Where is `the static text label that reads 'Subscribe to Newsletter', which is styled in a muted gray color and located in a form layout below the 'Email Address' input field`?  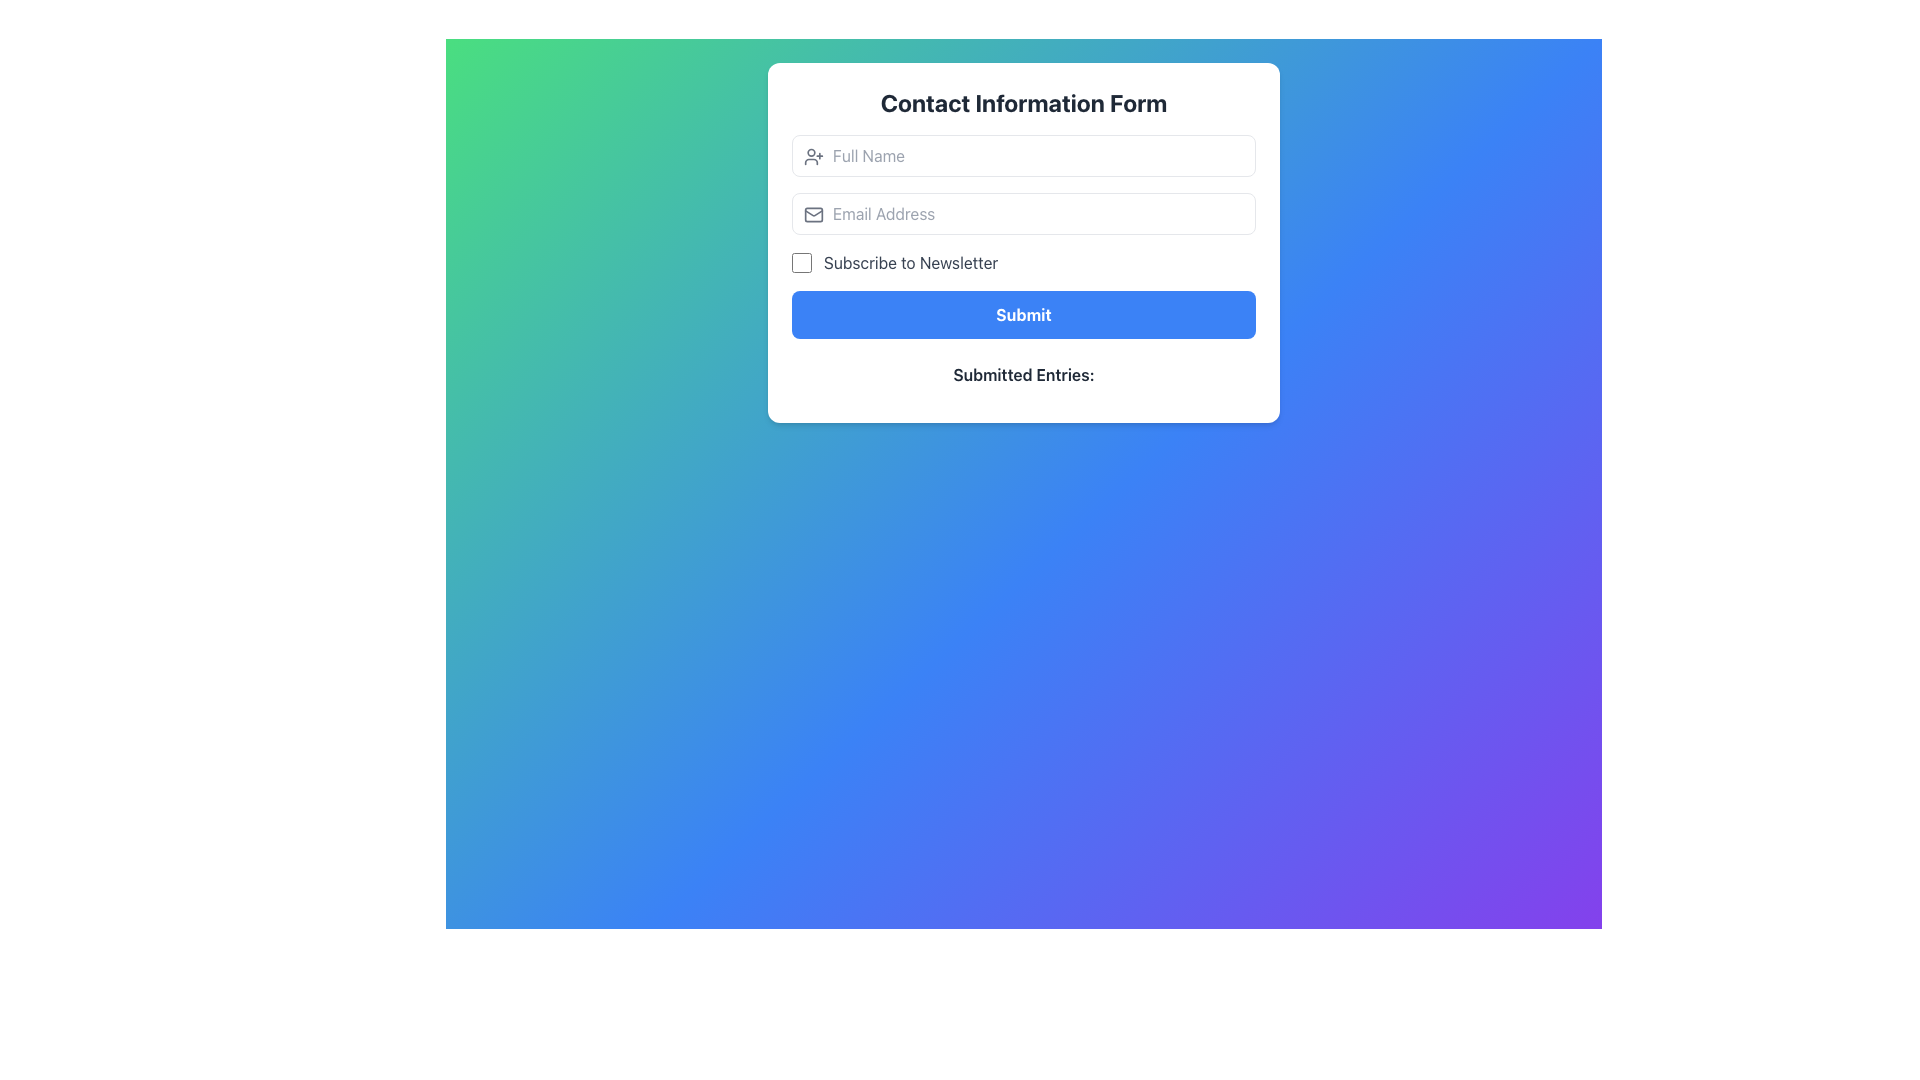 the static text label that reads 'Subscribe to Newsletter', which is styled in a muted gray color and located in a form layout below the 'Email Address' input field is located at coordinates (910, 261).